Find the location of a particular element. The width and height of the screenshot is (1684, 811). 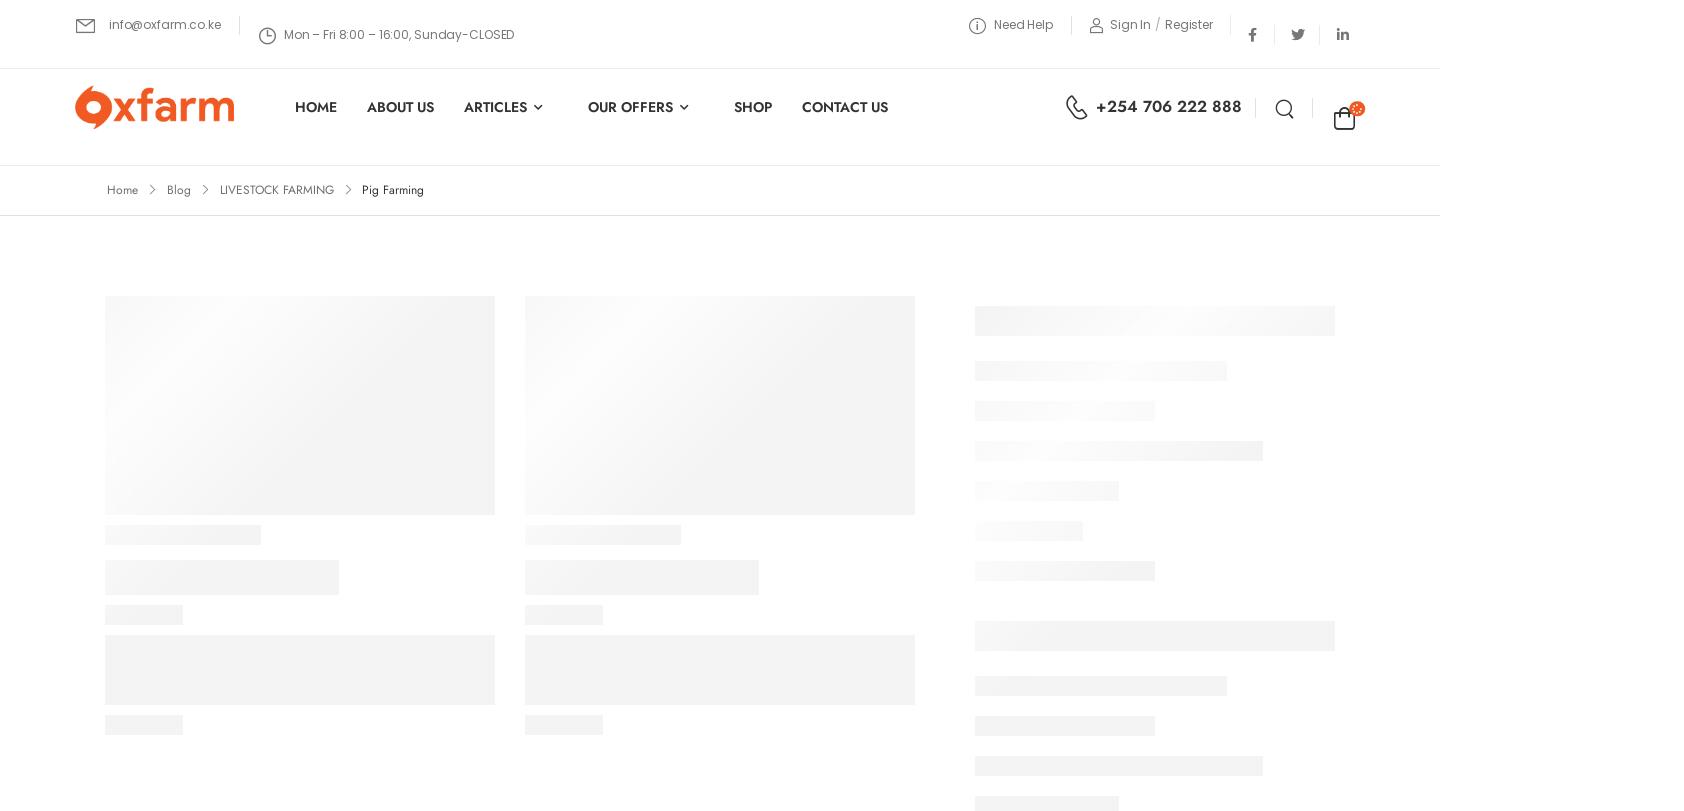

'Get In Touch' is located at coordinates (380, 504).